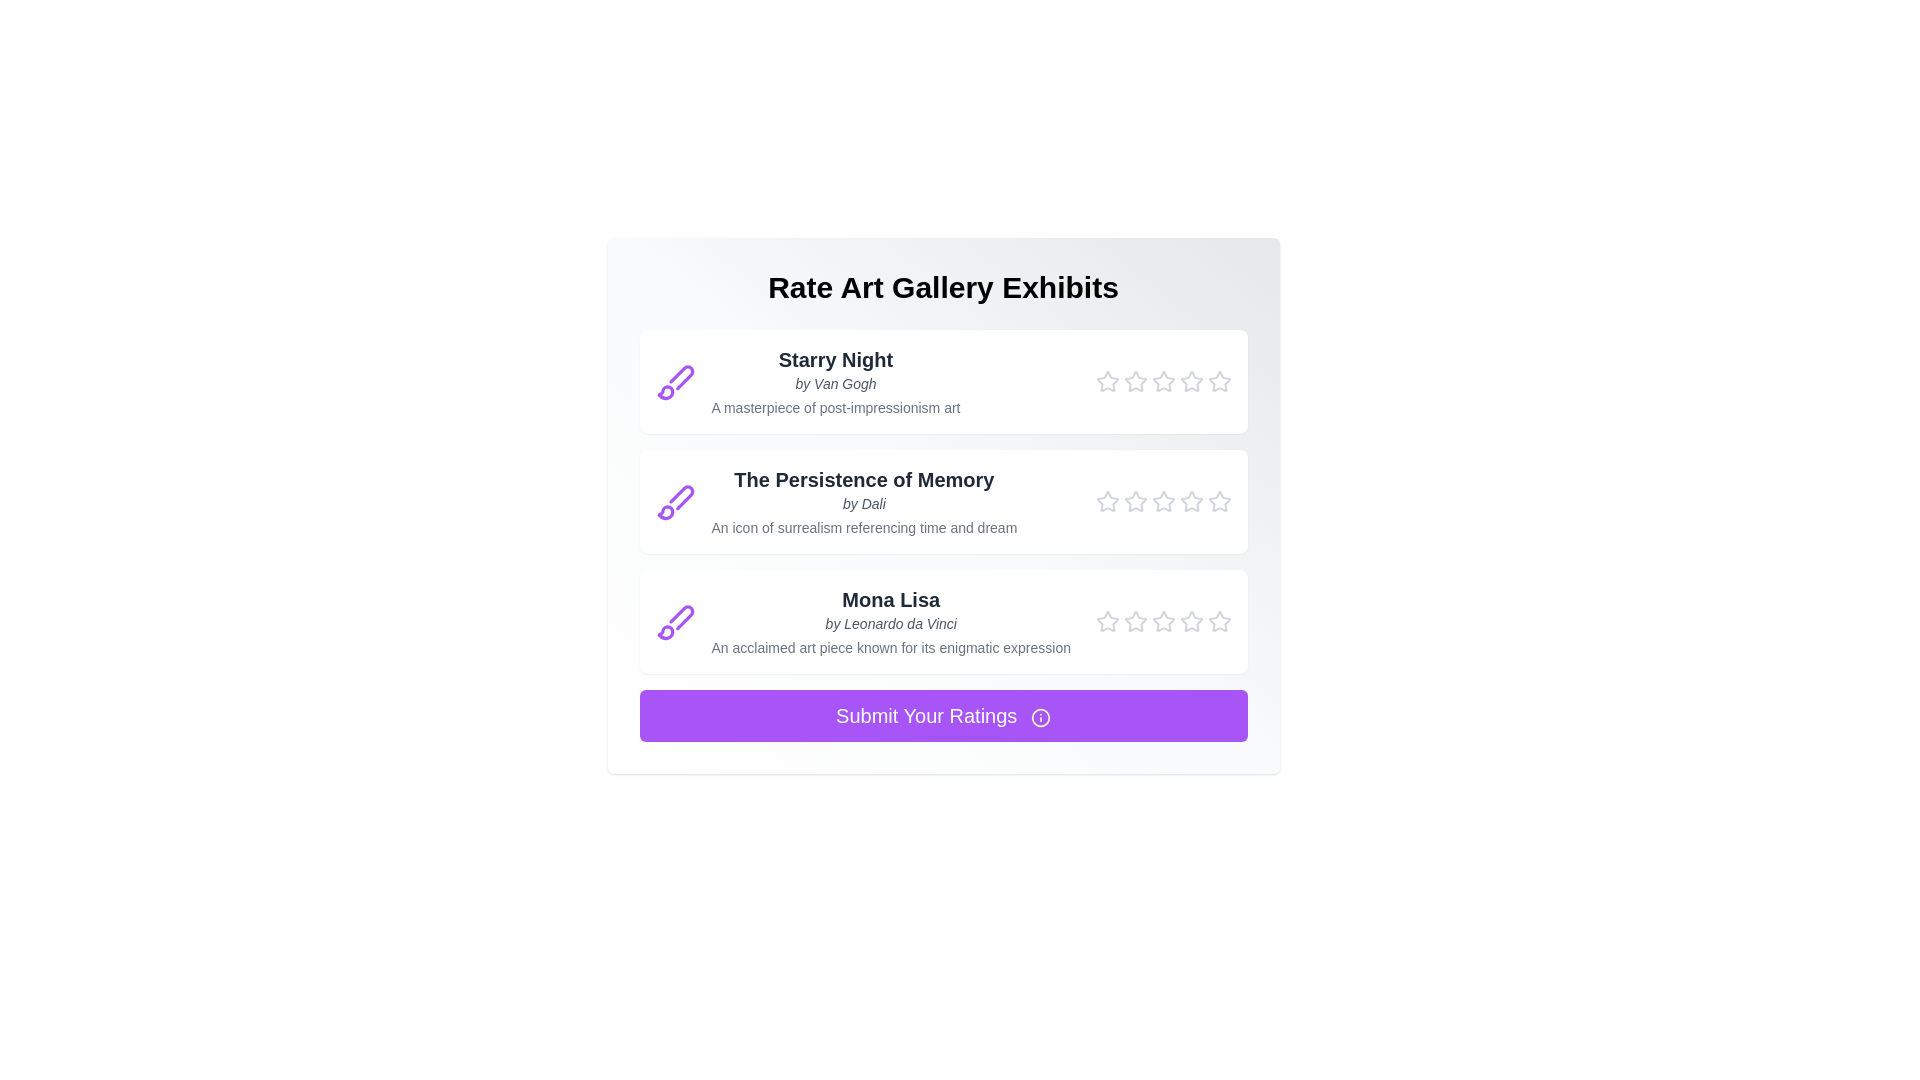  I want to click on the star corresponding to 5 for the painting titled Starry Night to set its rating, so click(1218, 381).